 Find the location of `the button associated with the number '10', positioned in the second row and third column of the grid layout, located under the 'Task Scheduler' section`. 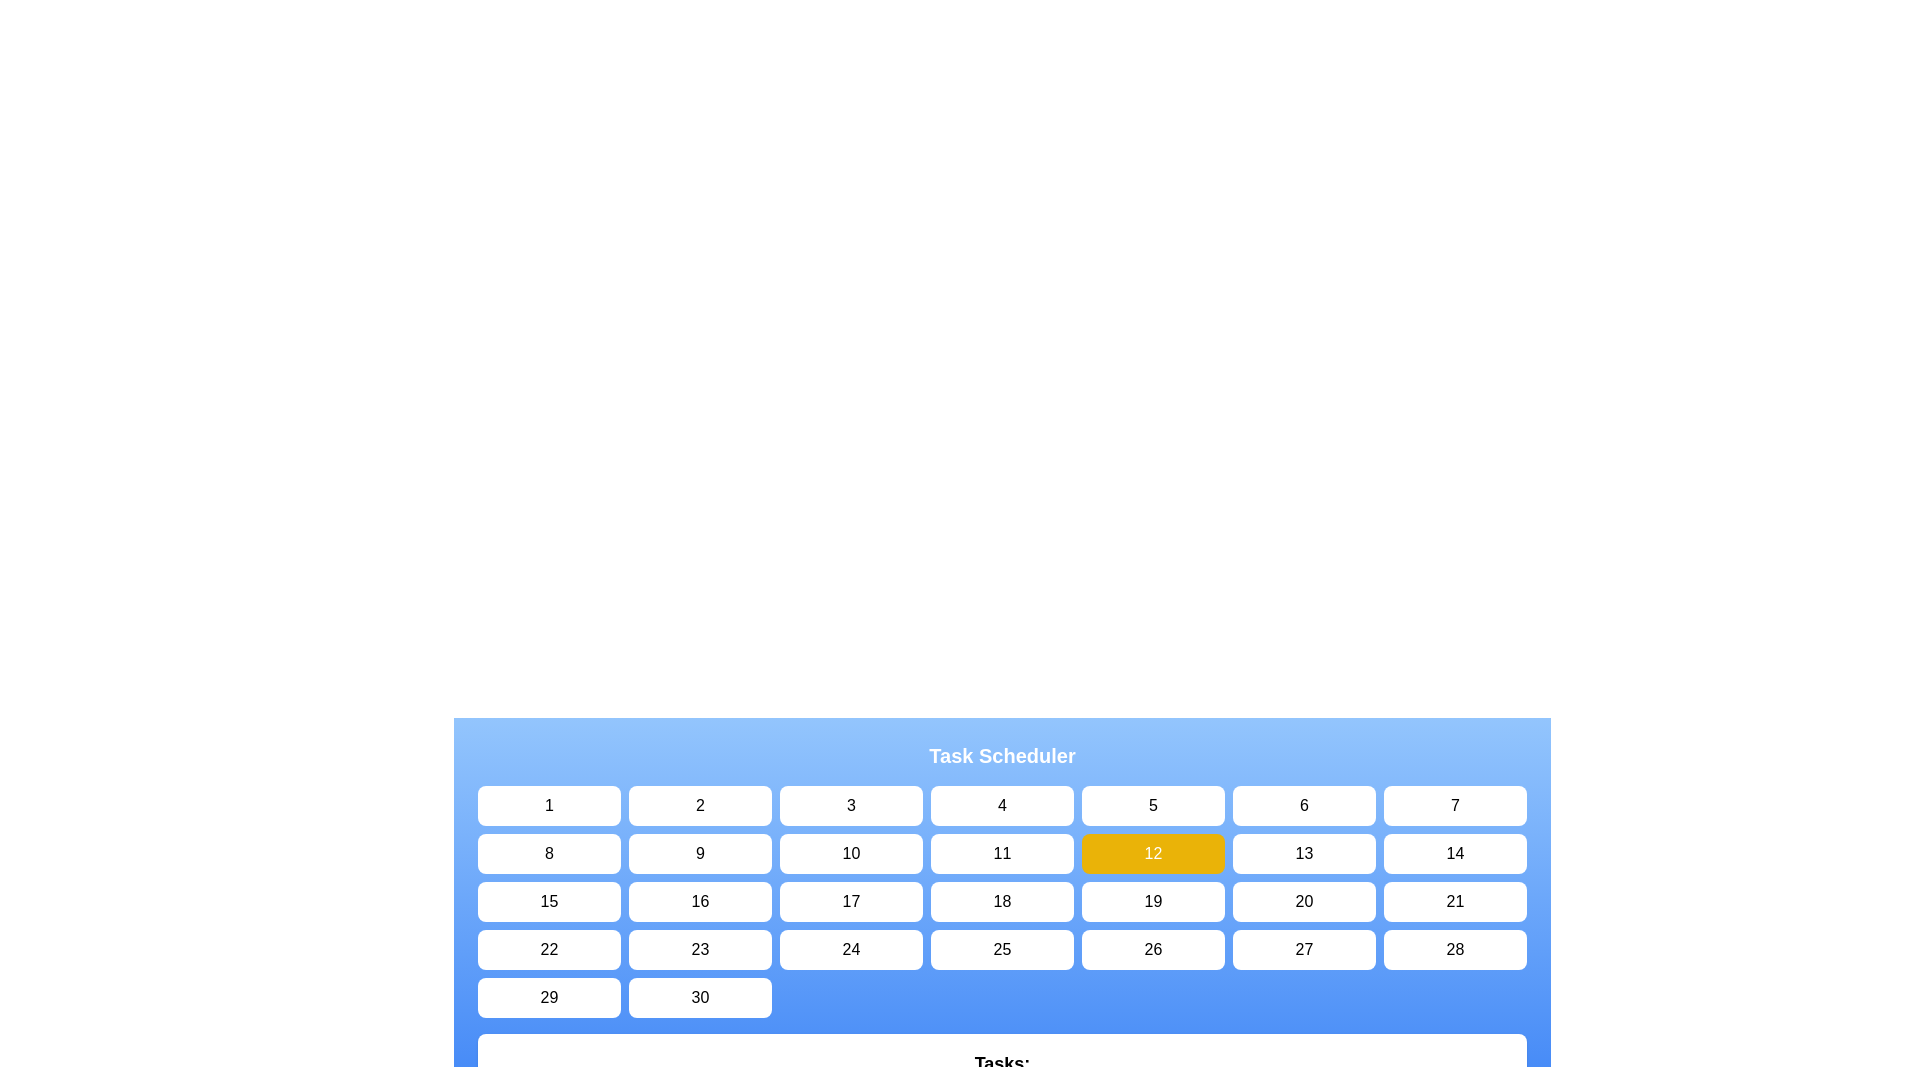

the button associated with the number '10', positioned in the second row and third column of the grid layout, located under the 'Task Scheduler' section is located at coordinates (851, 853).